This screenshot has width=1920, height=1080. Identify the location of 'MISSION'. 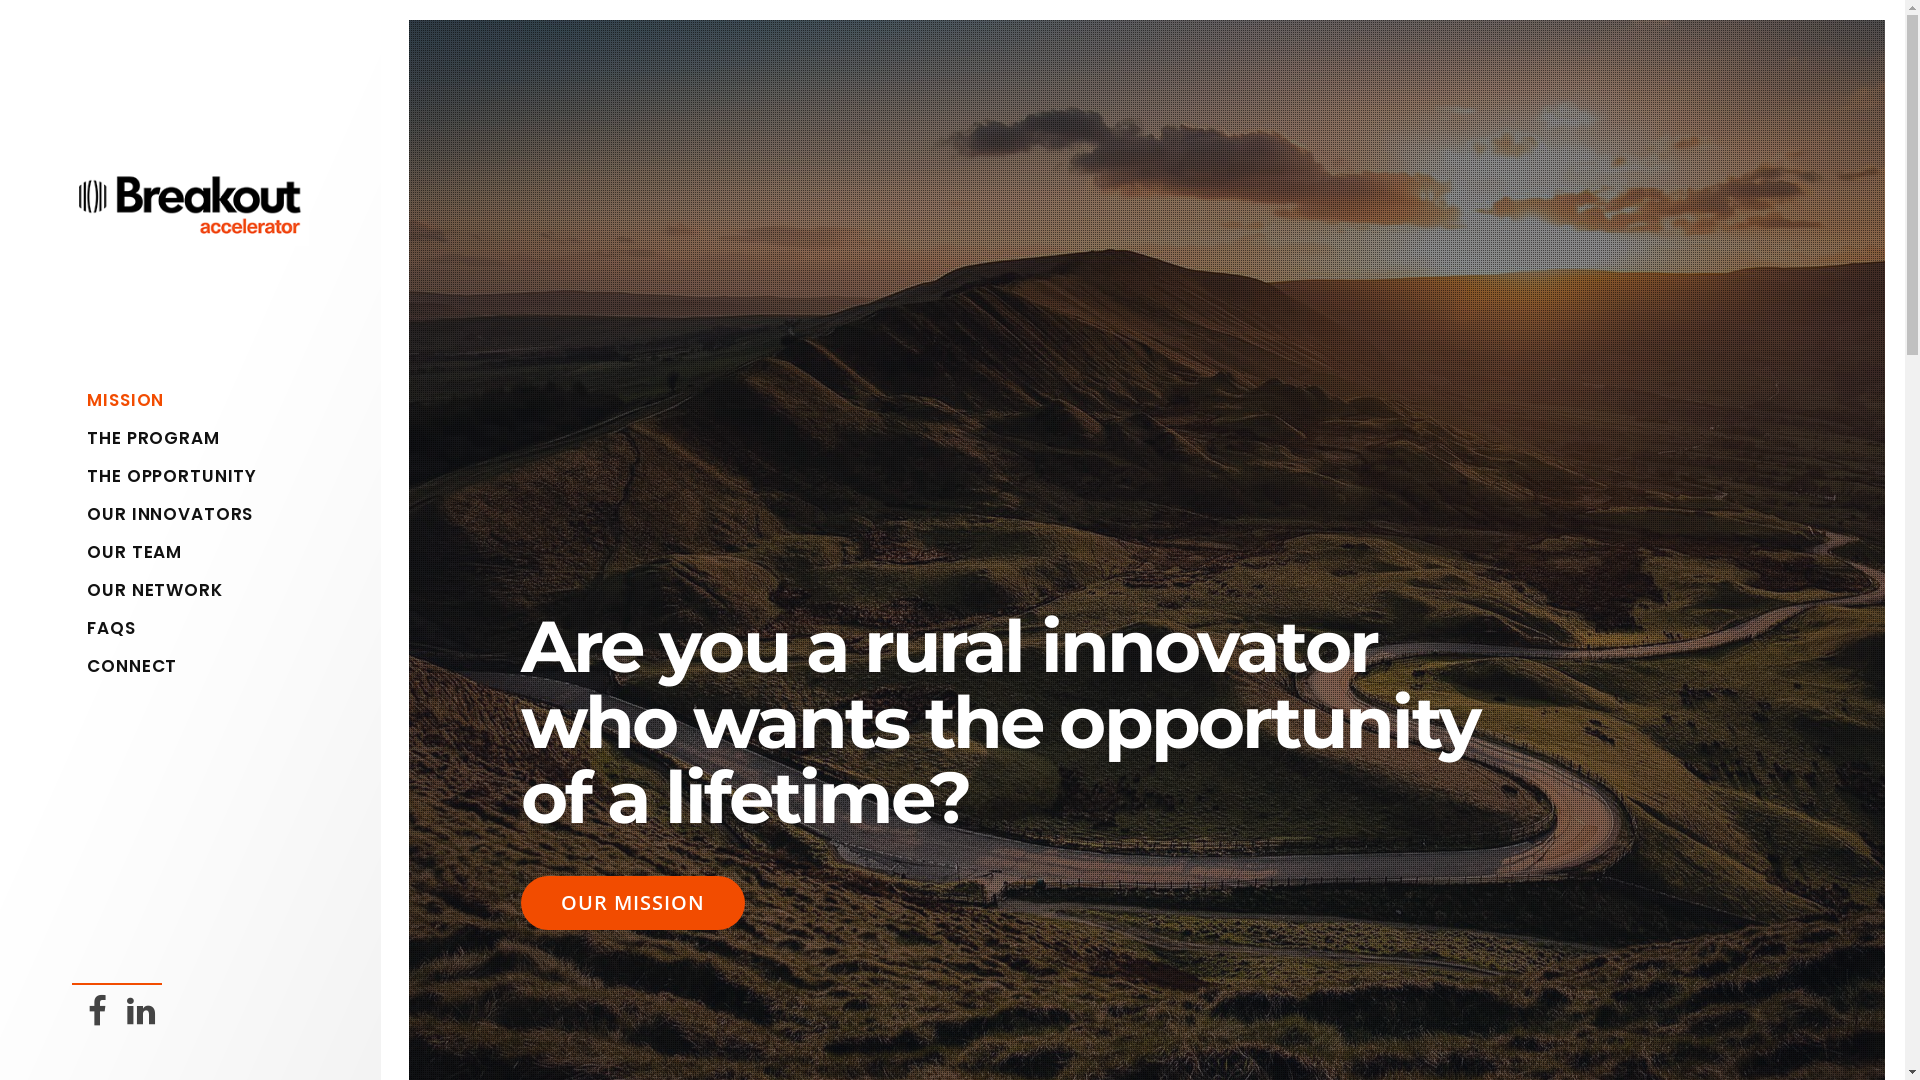
(197, 400).